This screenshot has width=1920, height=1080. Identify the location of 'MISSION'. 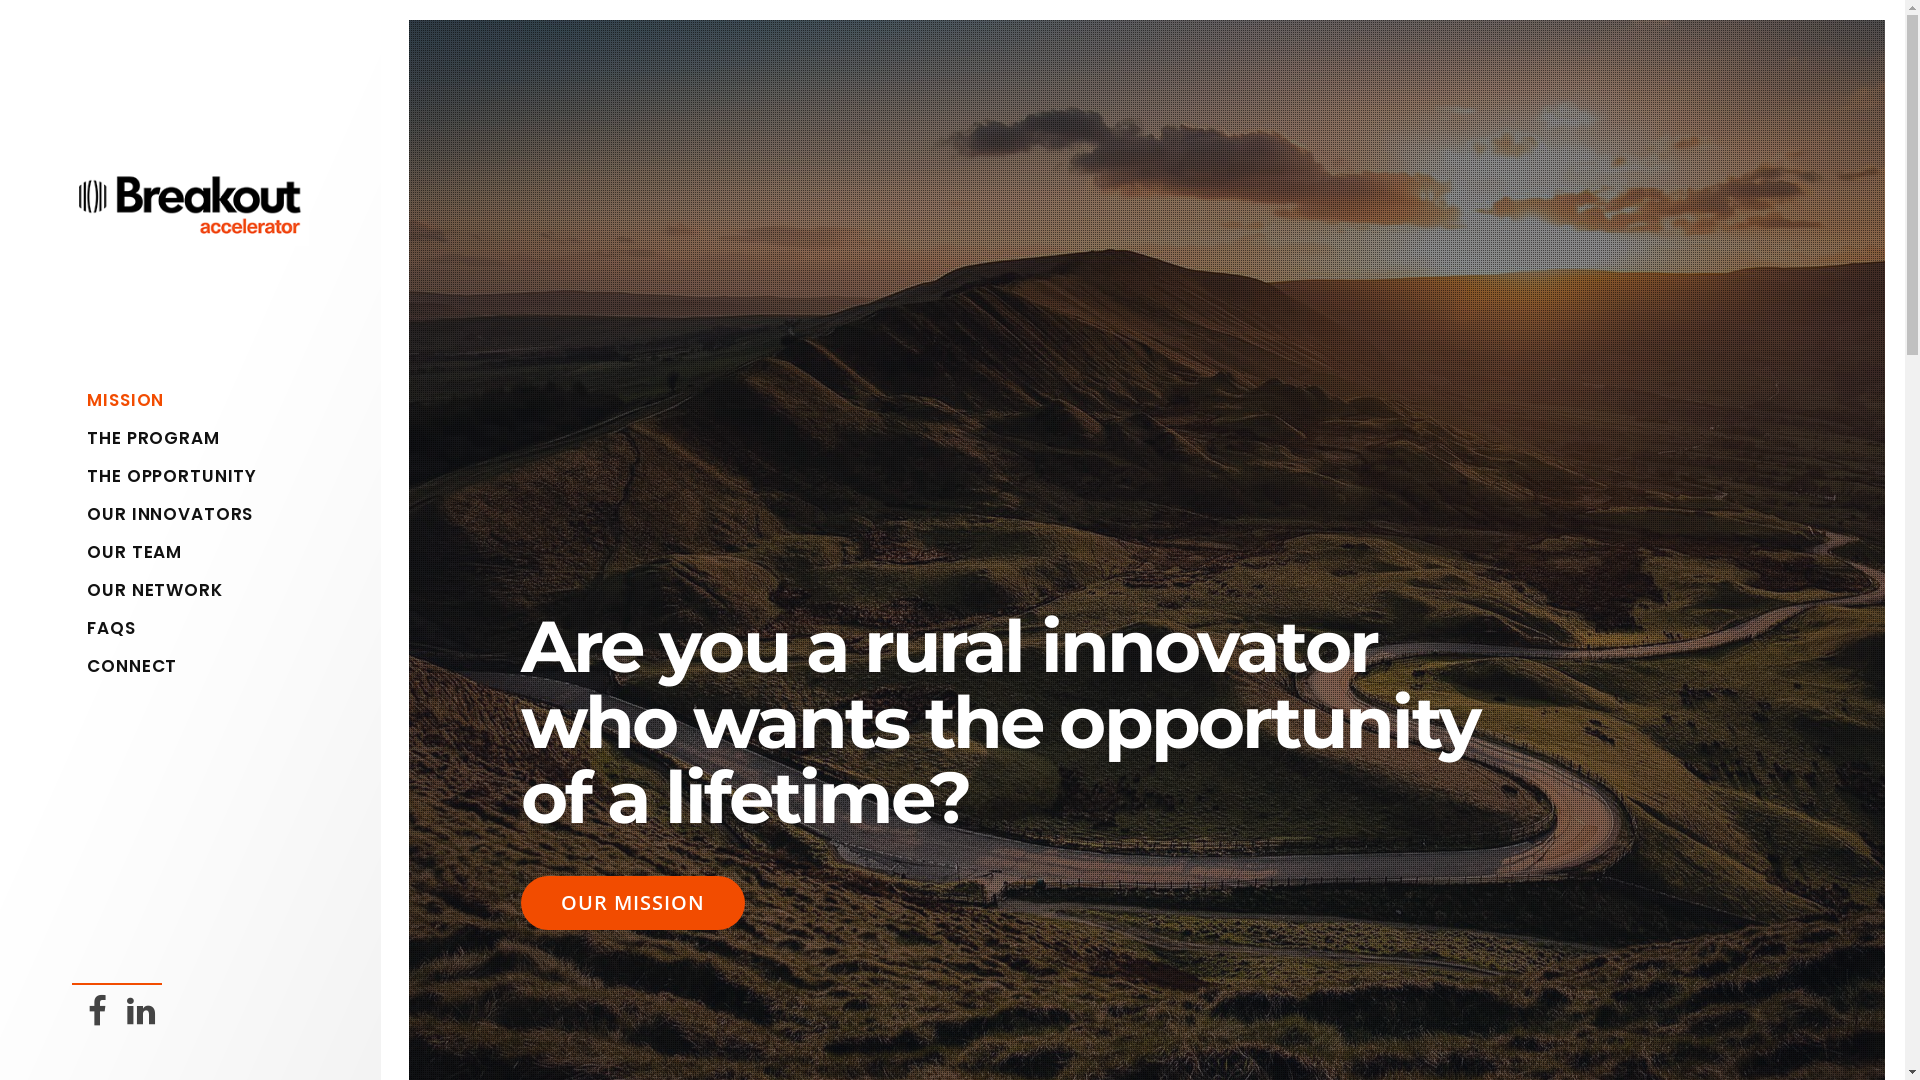
(197, 400).